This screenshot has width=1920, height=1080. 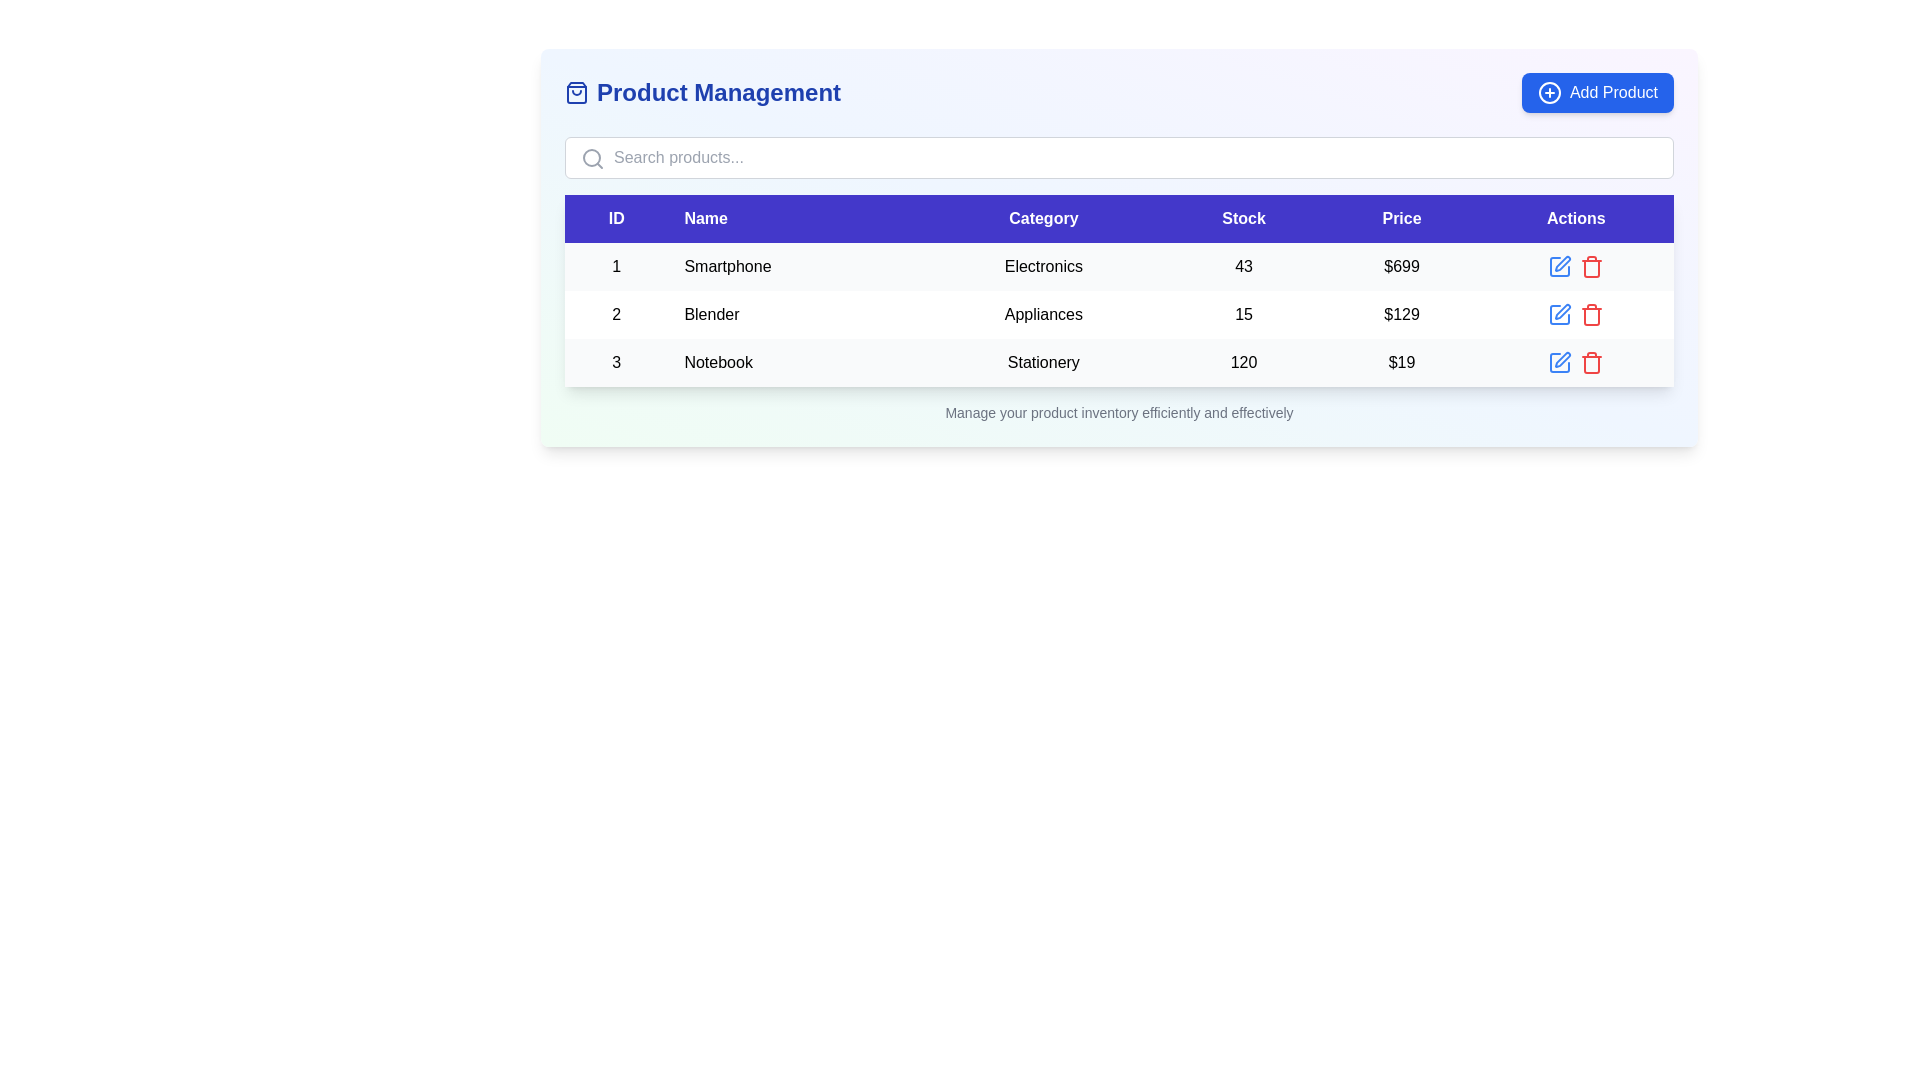 I want to click on the 'Add New Product' button located in the top right corner of the 'Product Management' section, so click(x=1597, y=92).